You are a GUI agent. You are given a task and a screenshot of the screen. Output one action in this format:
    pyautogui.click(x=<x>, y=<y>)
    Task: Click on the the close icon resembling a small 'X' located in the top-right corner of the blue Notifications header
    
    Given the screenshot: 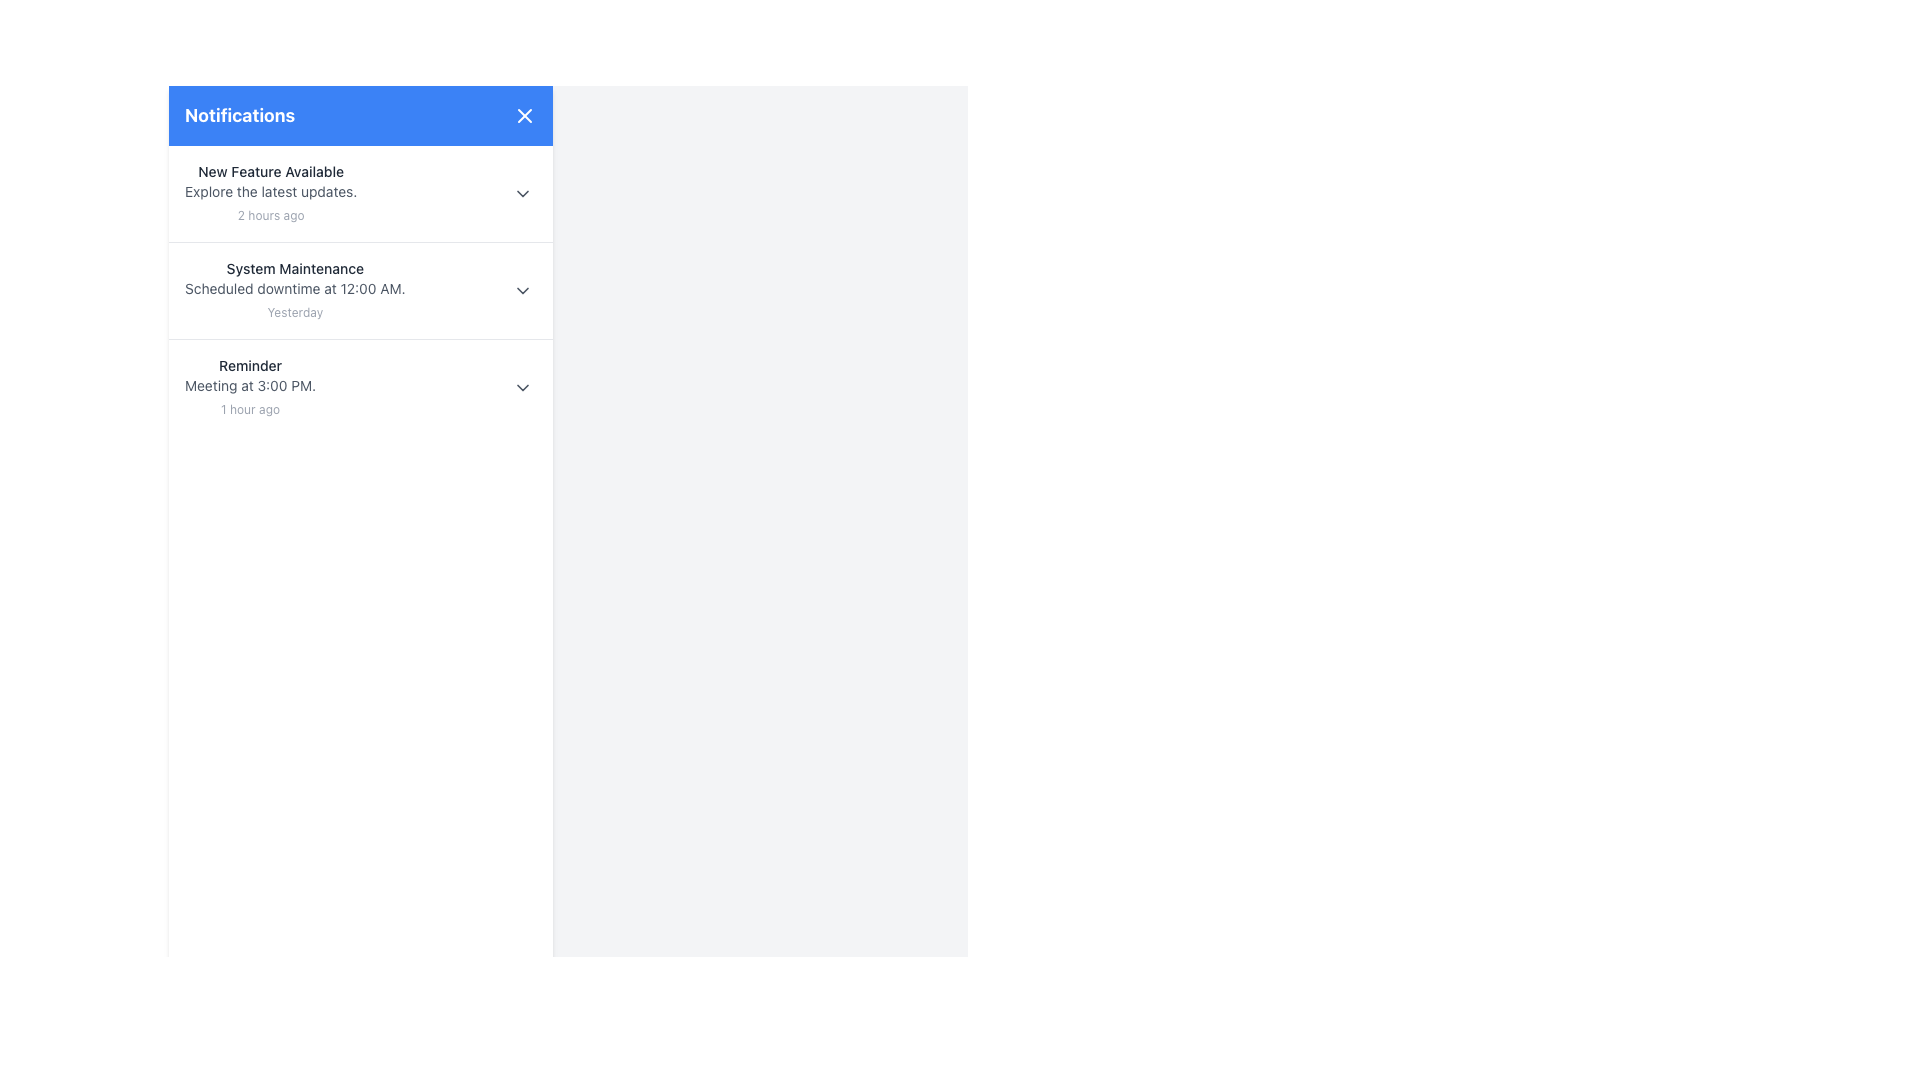 What is the action you would take?
    pyautogui.click(x=524, y=115)
    